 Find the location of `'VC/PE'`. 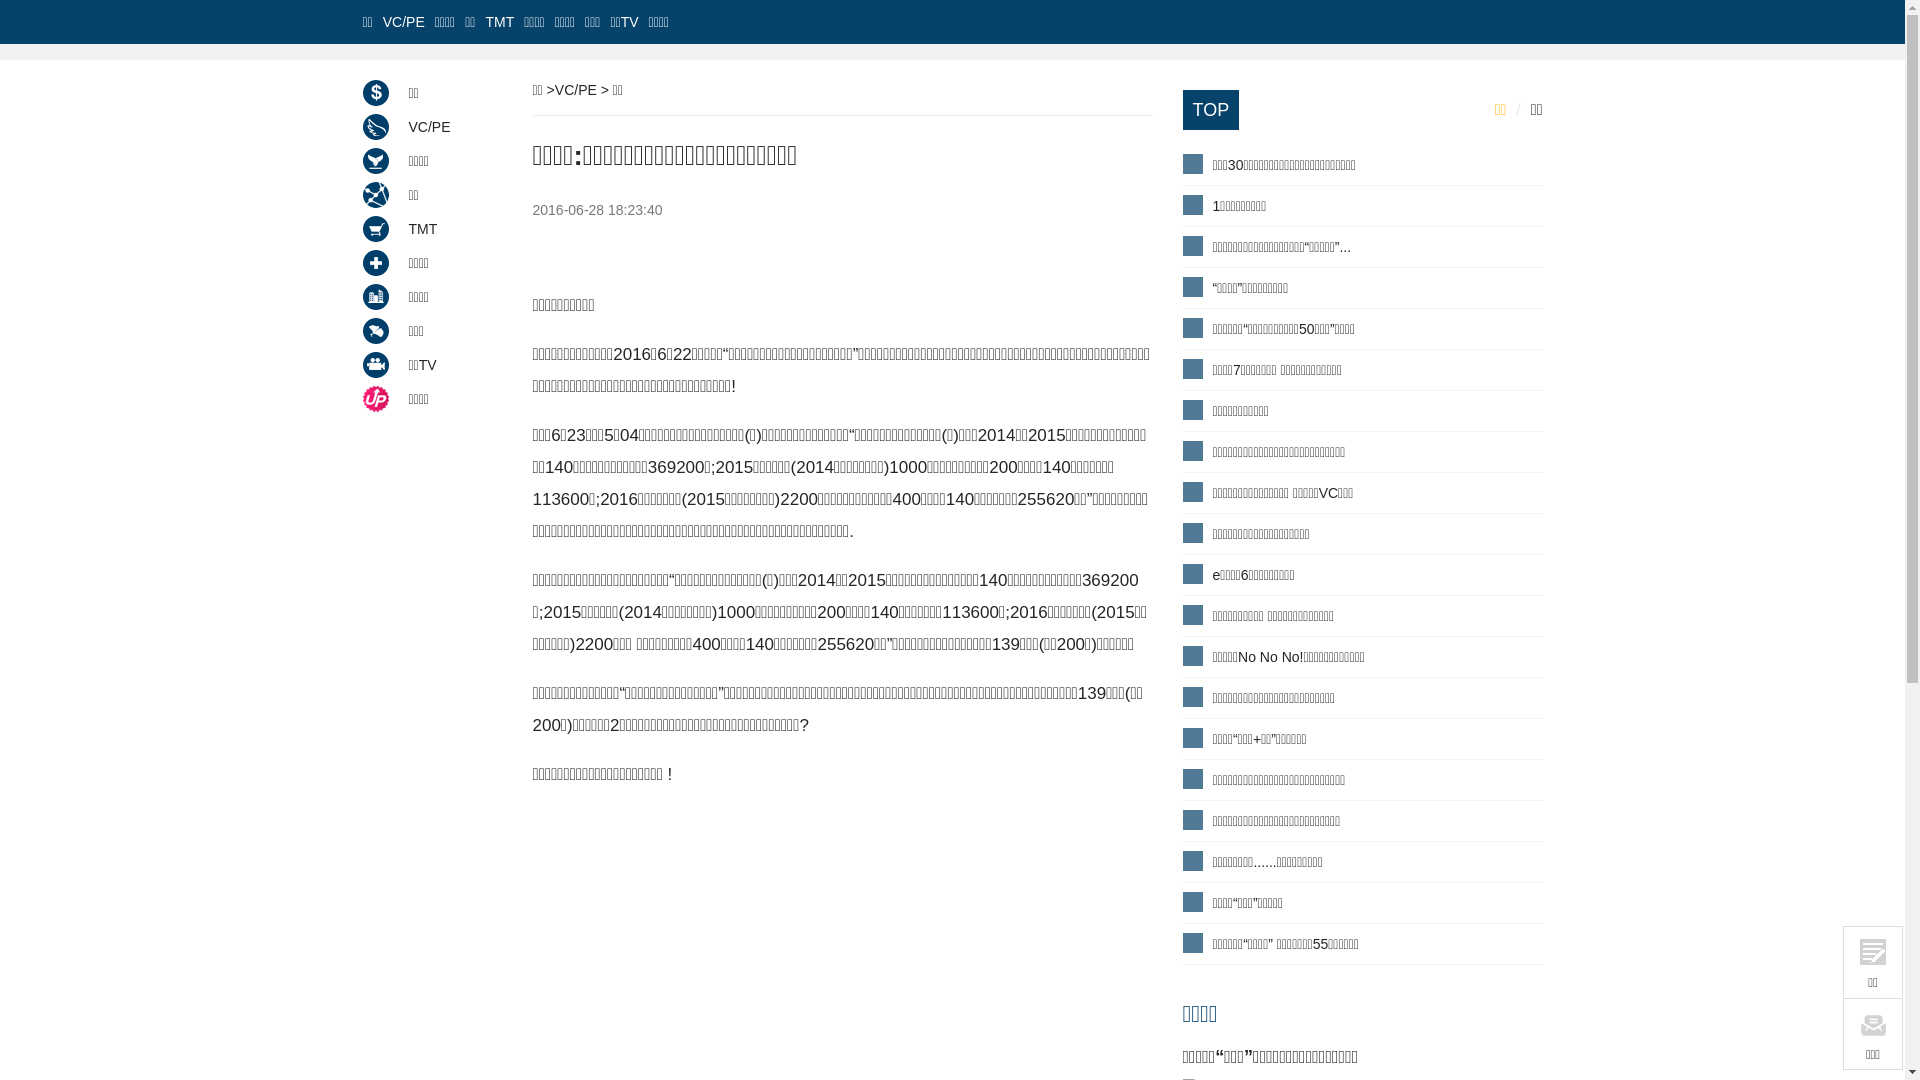

'VC/PE' is located at coordinates (402, 22).